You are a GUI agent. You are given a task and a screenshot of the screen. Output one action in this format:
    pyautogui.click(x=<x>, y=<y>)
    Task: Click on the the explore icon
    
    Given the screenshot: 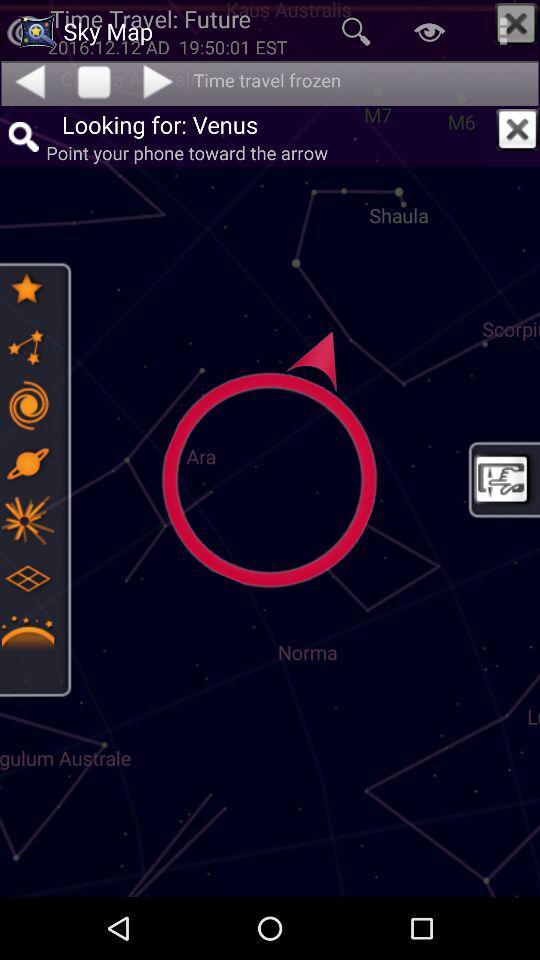 What is the action you would take?
    pyautogui.click(x=26, y=463)
    